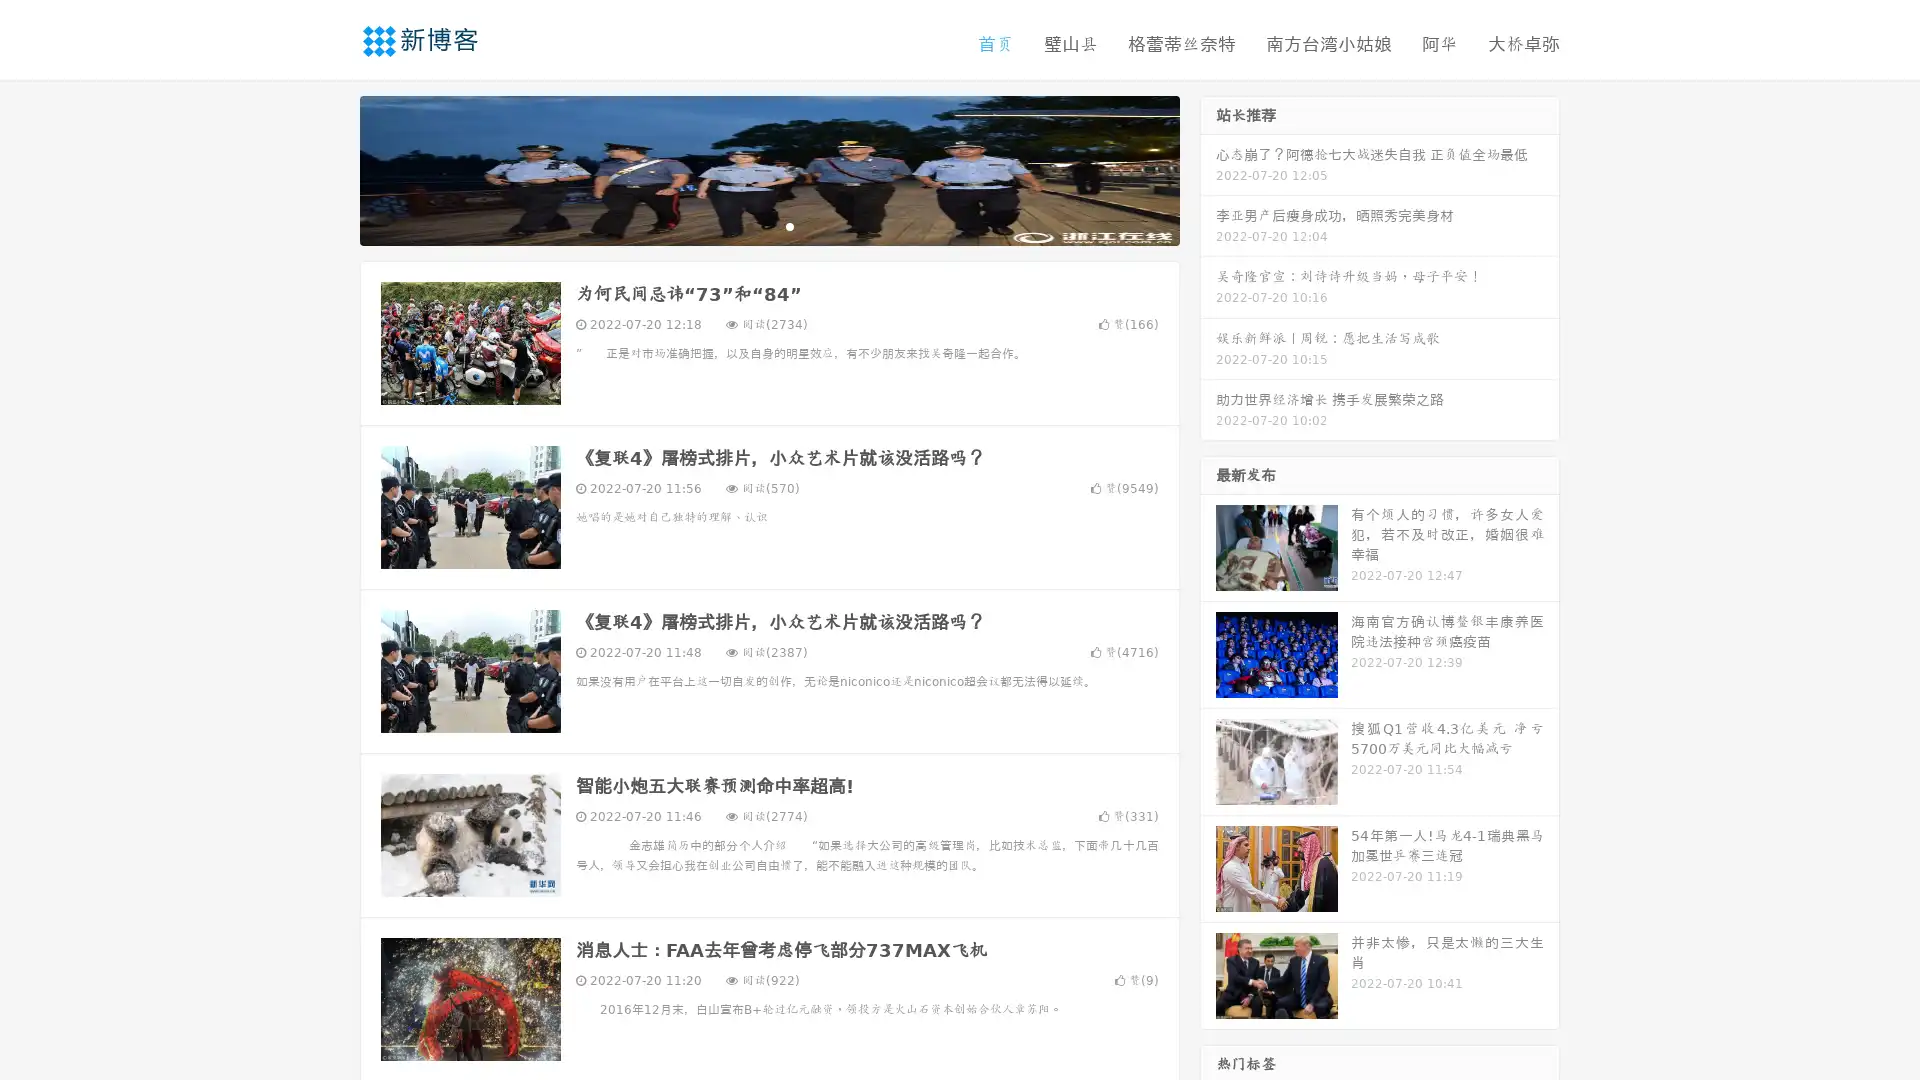 This screenshot has width=1920, height=1080. I want to click on Previous slide, so click(330, 168).